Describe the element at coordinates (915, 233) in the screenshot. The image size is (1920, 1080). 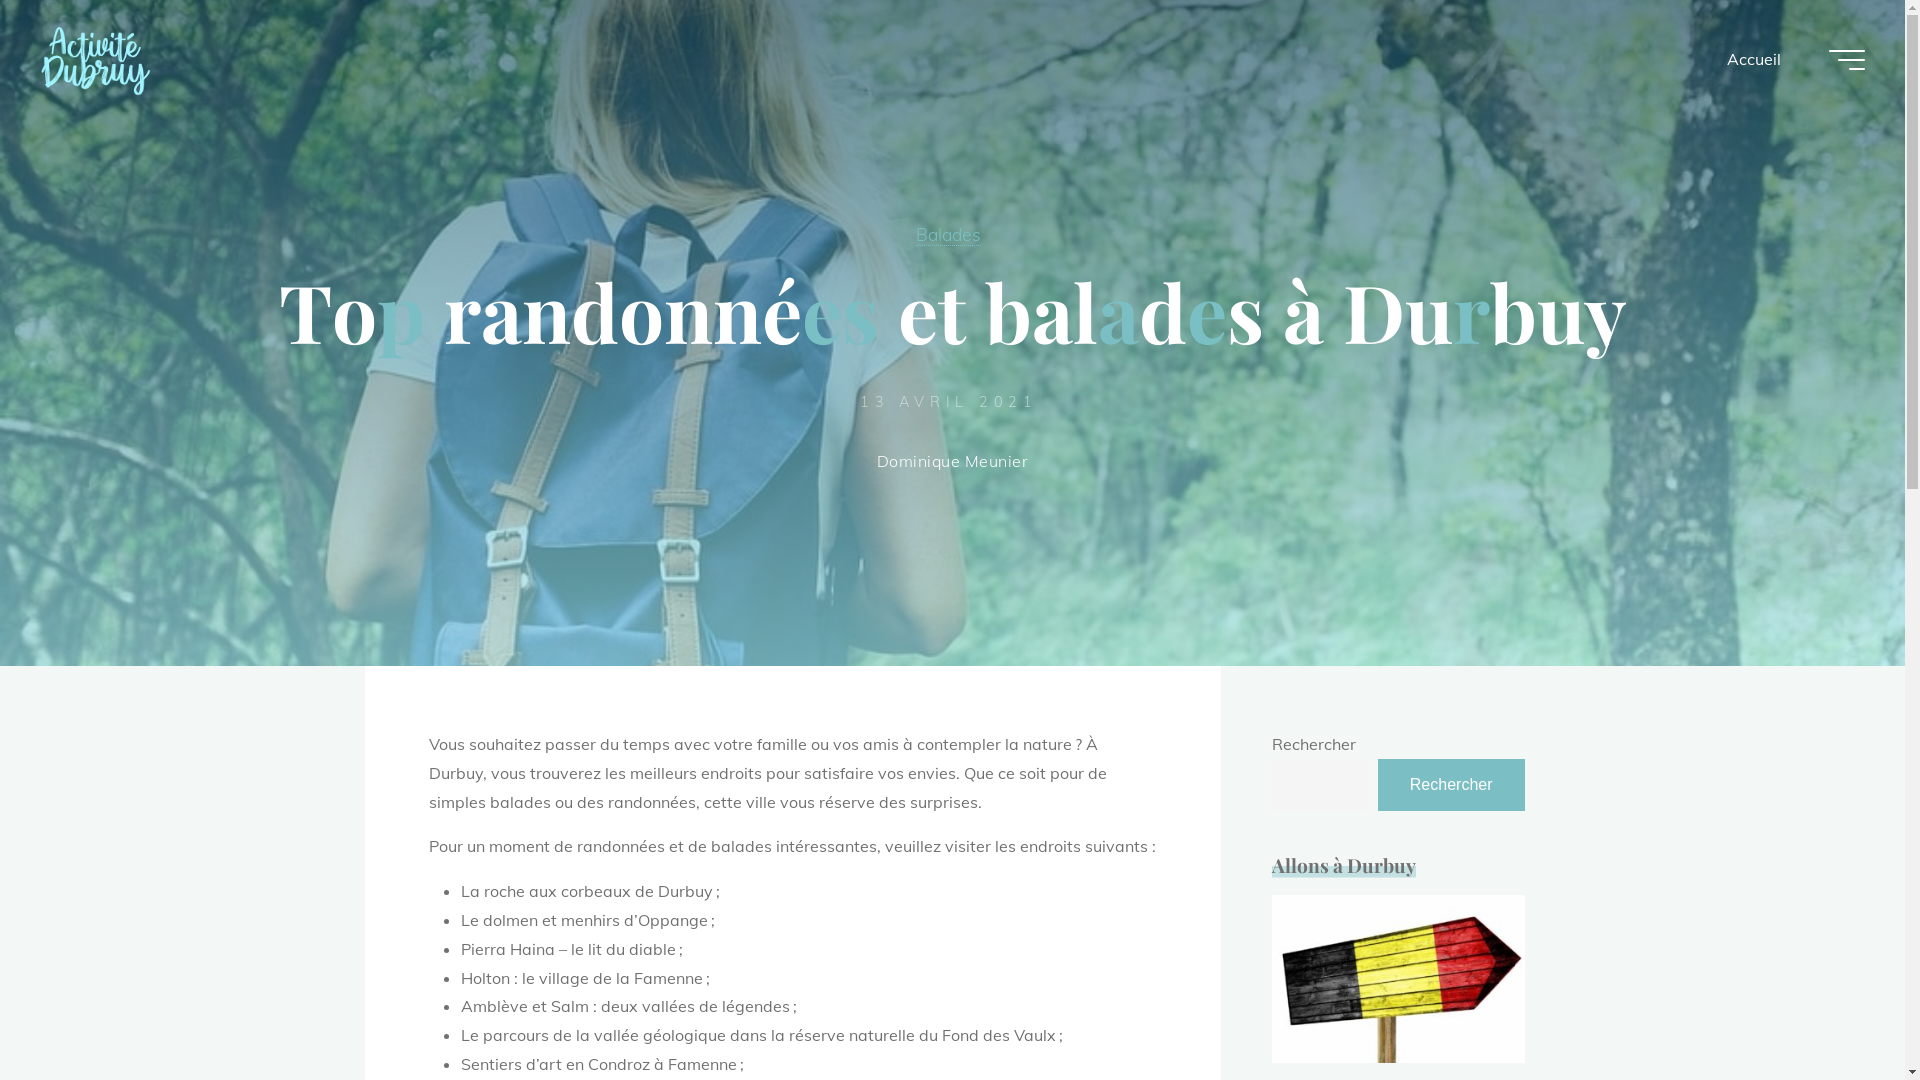
I see `'Balades'` at that location.